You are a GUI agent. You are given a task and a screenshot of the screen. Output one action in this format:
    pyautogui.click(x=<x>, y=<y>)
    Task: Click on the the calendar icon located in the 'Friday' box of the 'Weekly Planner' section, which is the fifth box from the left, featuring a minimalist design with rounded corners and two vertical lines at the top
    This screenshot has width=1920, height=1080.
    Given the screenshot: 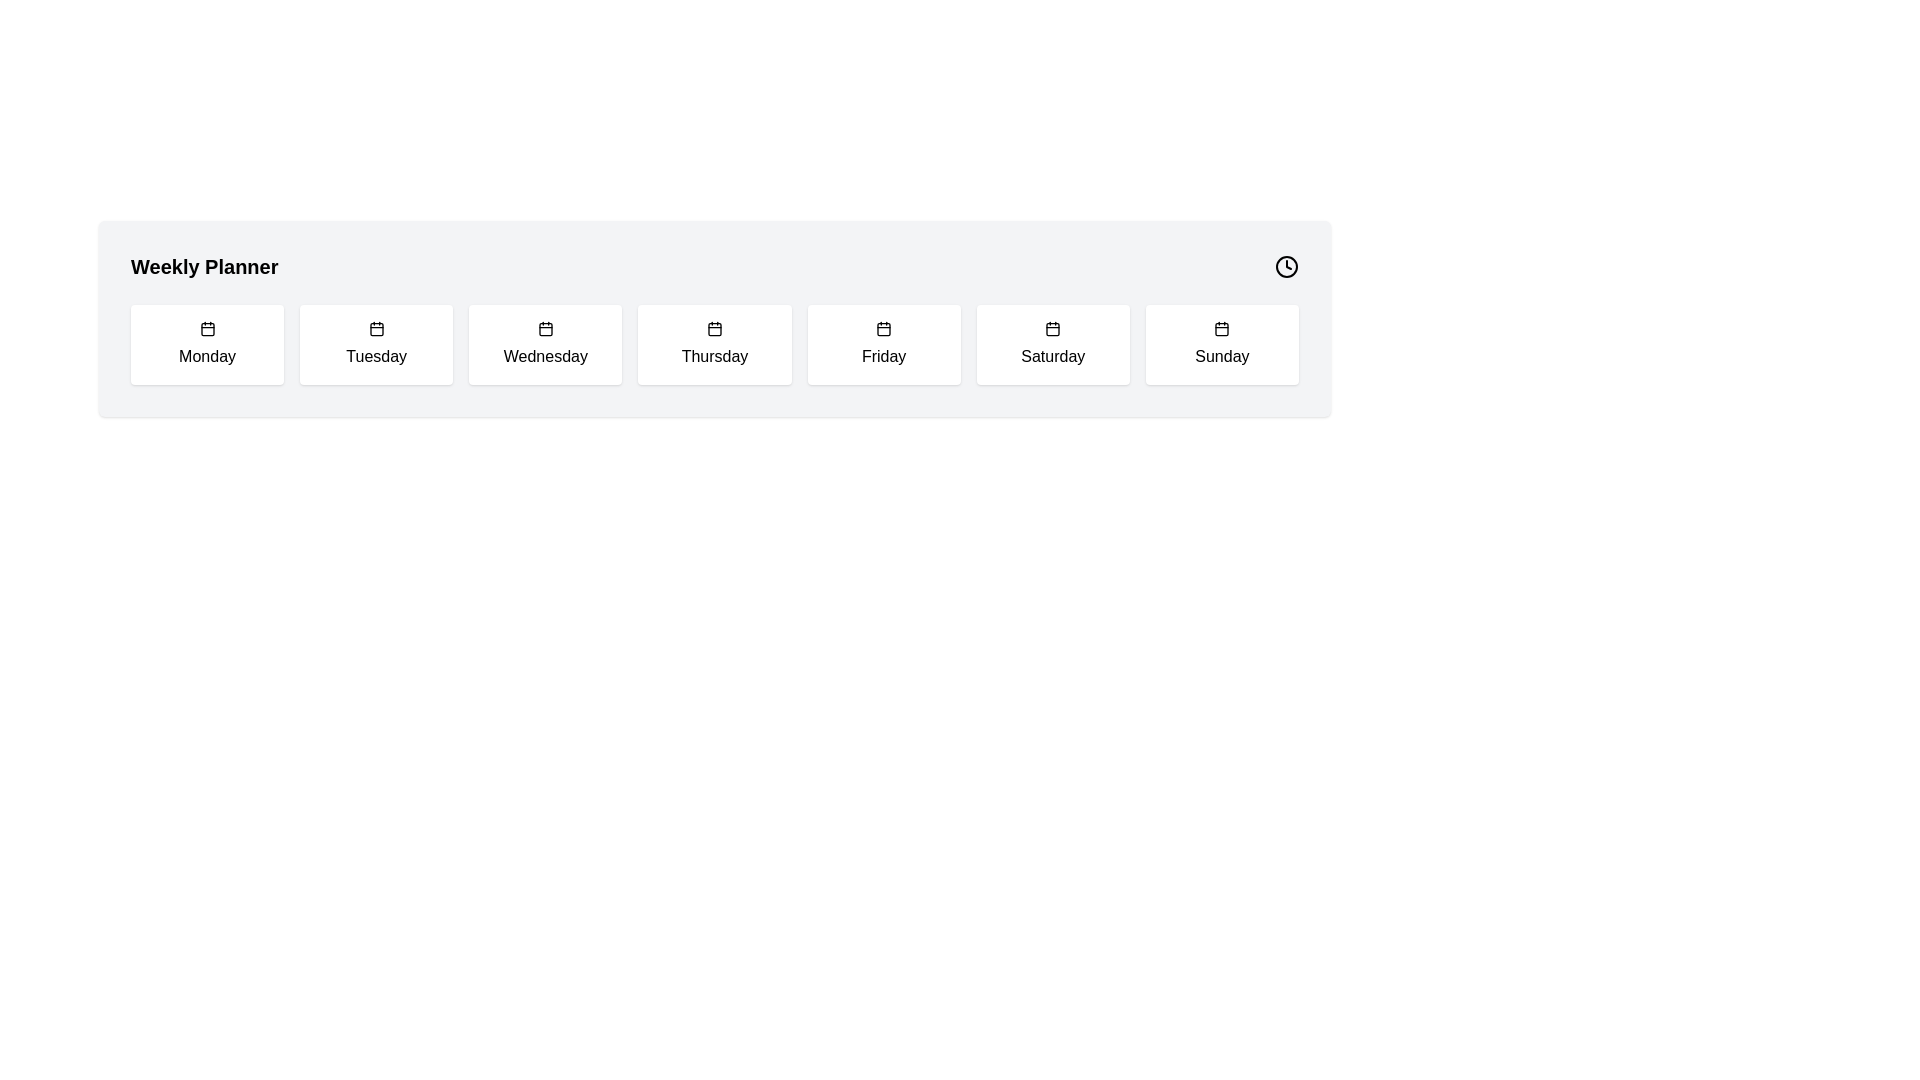 What is the action you would take?
    pyautogui.click(x=883, y=327)
    